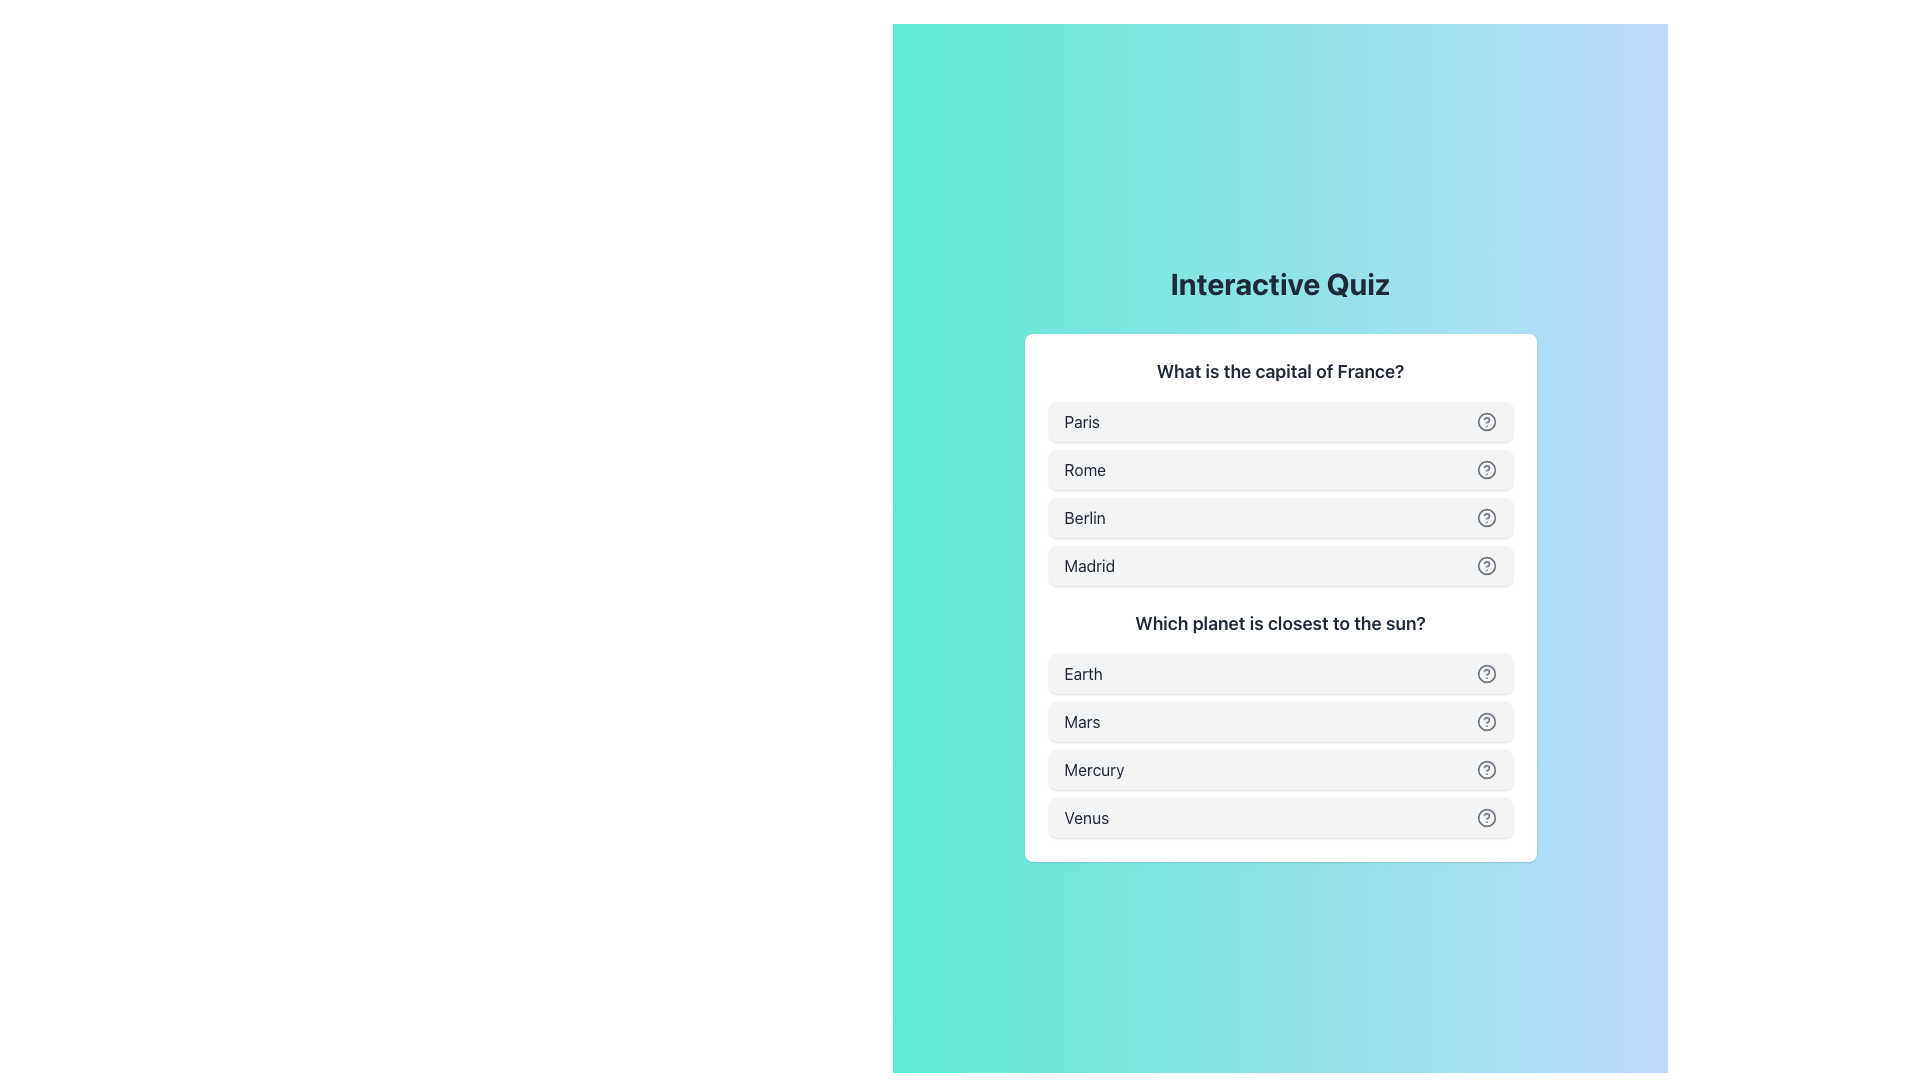 The width and height of the screenshot is (1920, 1080). What do you see at coordinates (1486, 817) in the screenshot?
I see `the informational icon component located at the bottom right corner of the final answer option 'Venus' for the question 'Which planet is closest to the sun?'` at bounding box center [1486, 817].